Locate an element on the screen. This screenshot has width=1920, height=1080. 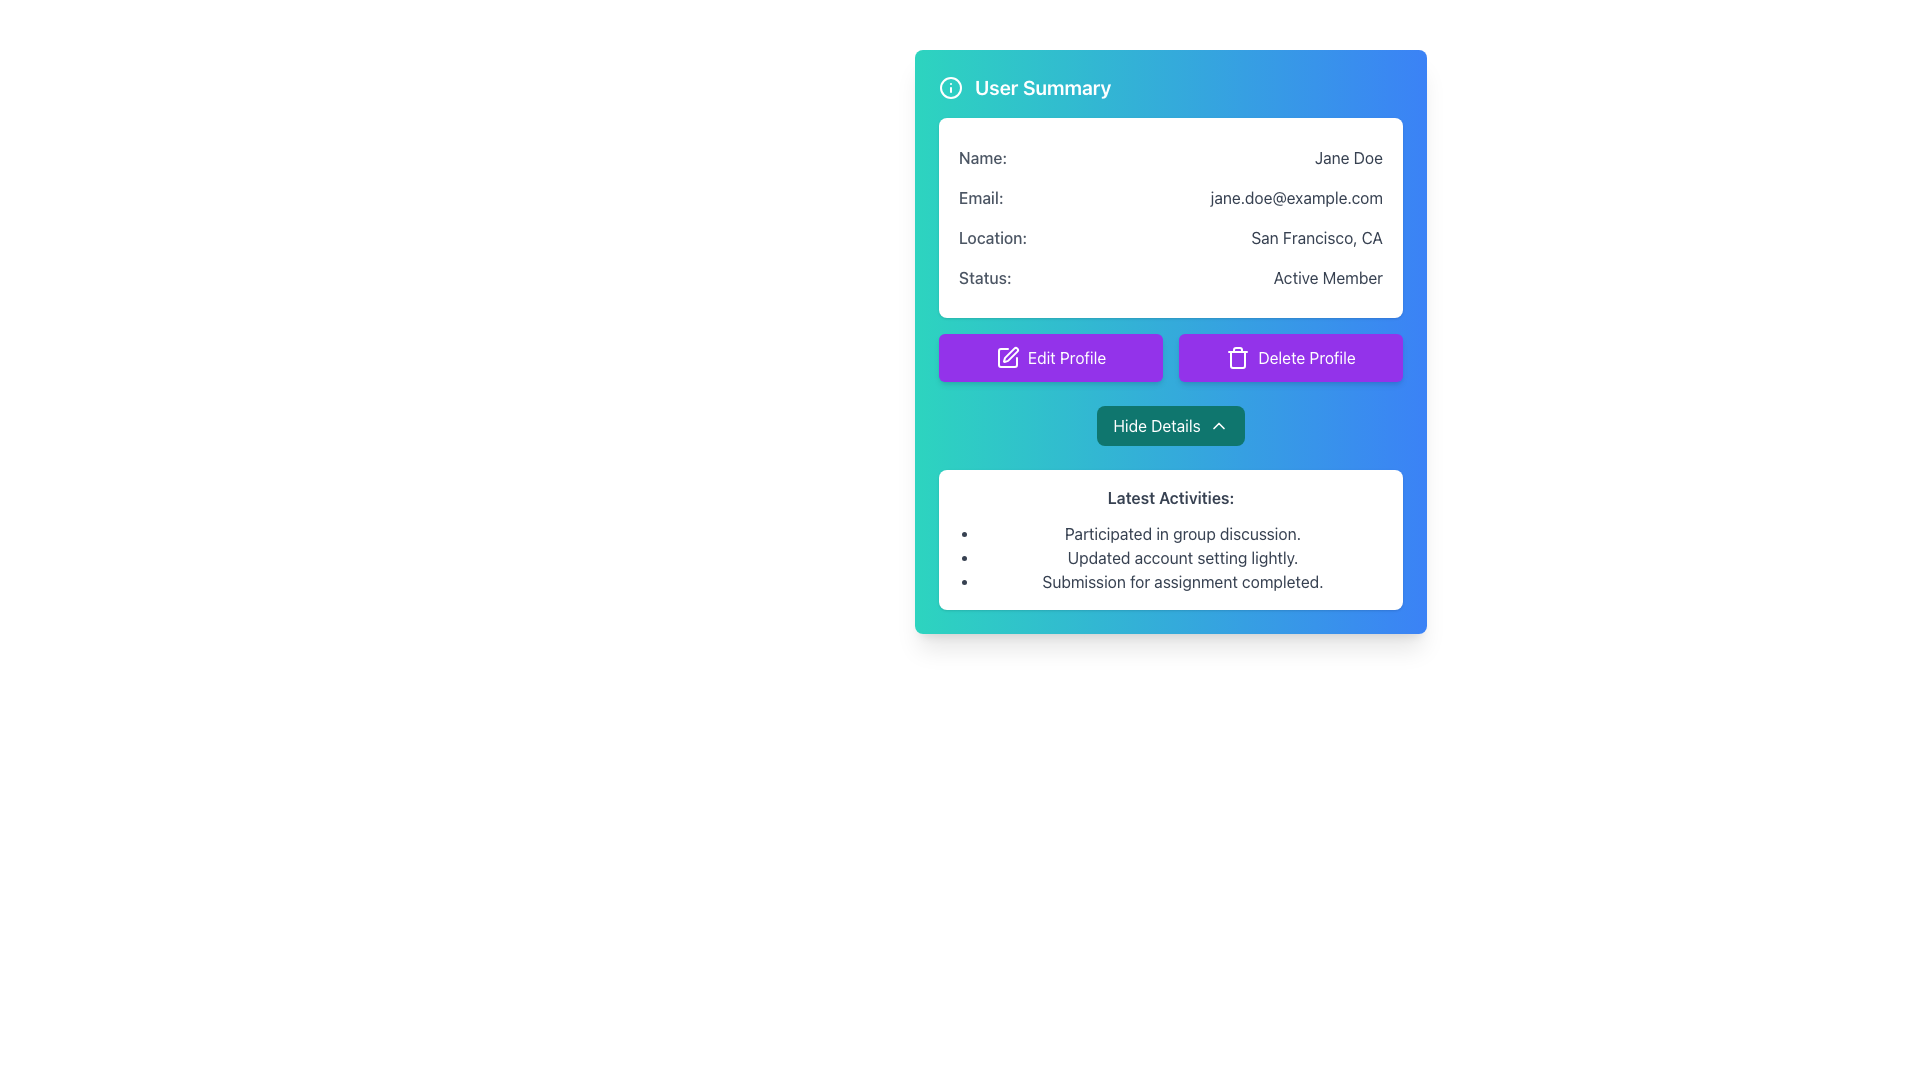
the text label that indicates the subsequent text represents an email address, located in the top-left section of the profile panel is located at coordinates (981, 197).